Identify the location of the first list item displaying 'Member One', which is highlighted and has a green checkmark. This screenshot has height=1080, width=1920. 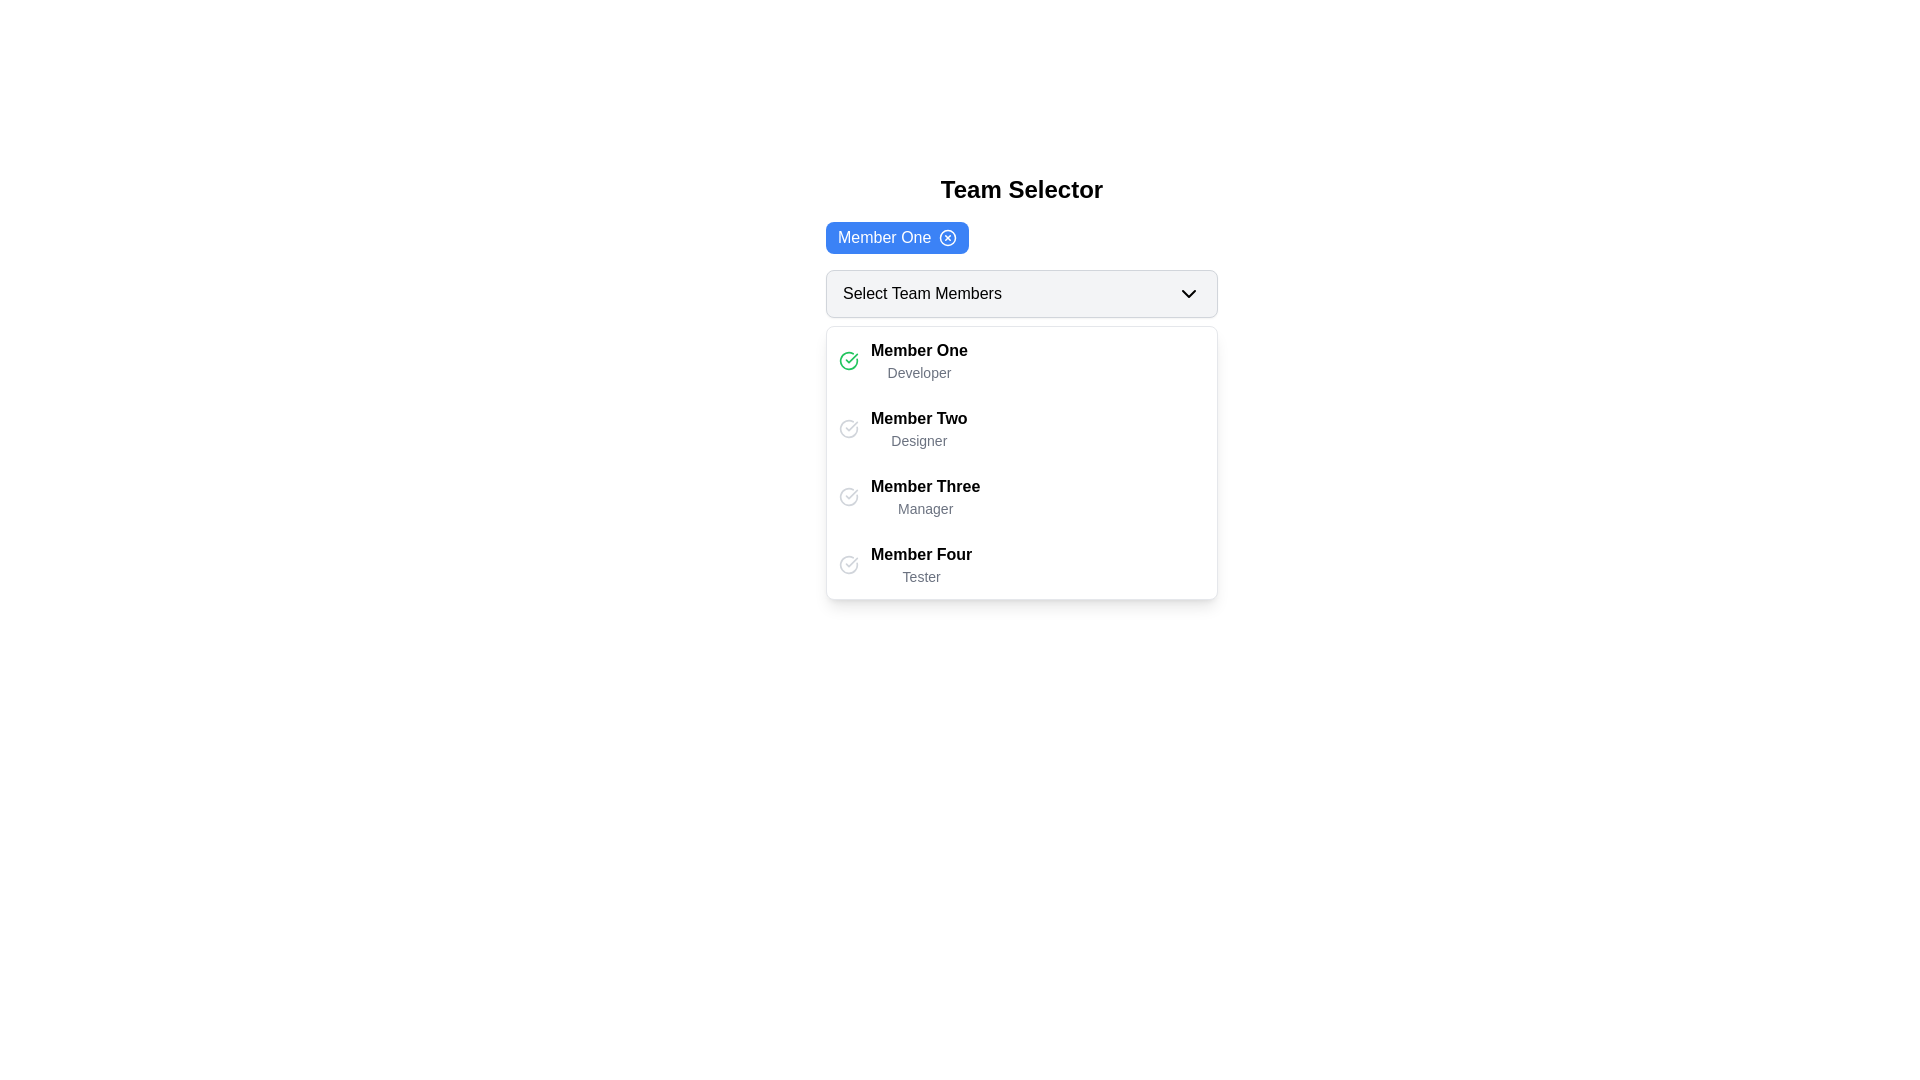
(1022, 386).